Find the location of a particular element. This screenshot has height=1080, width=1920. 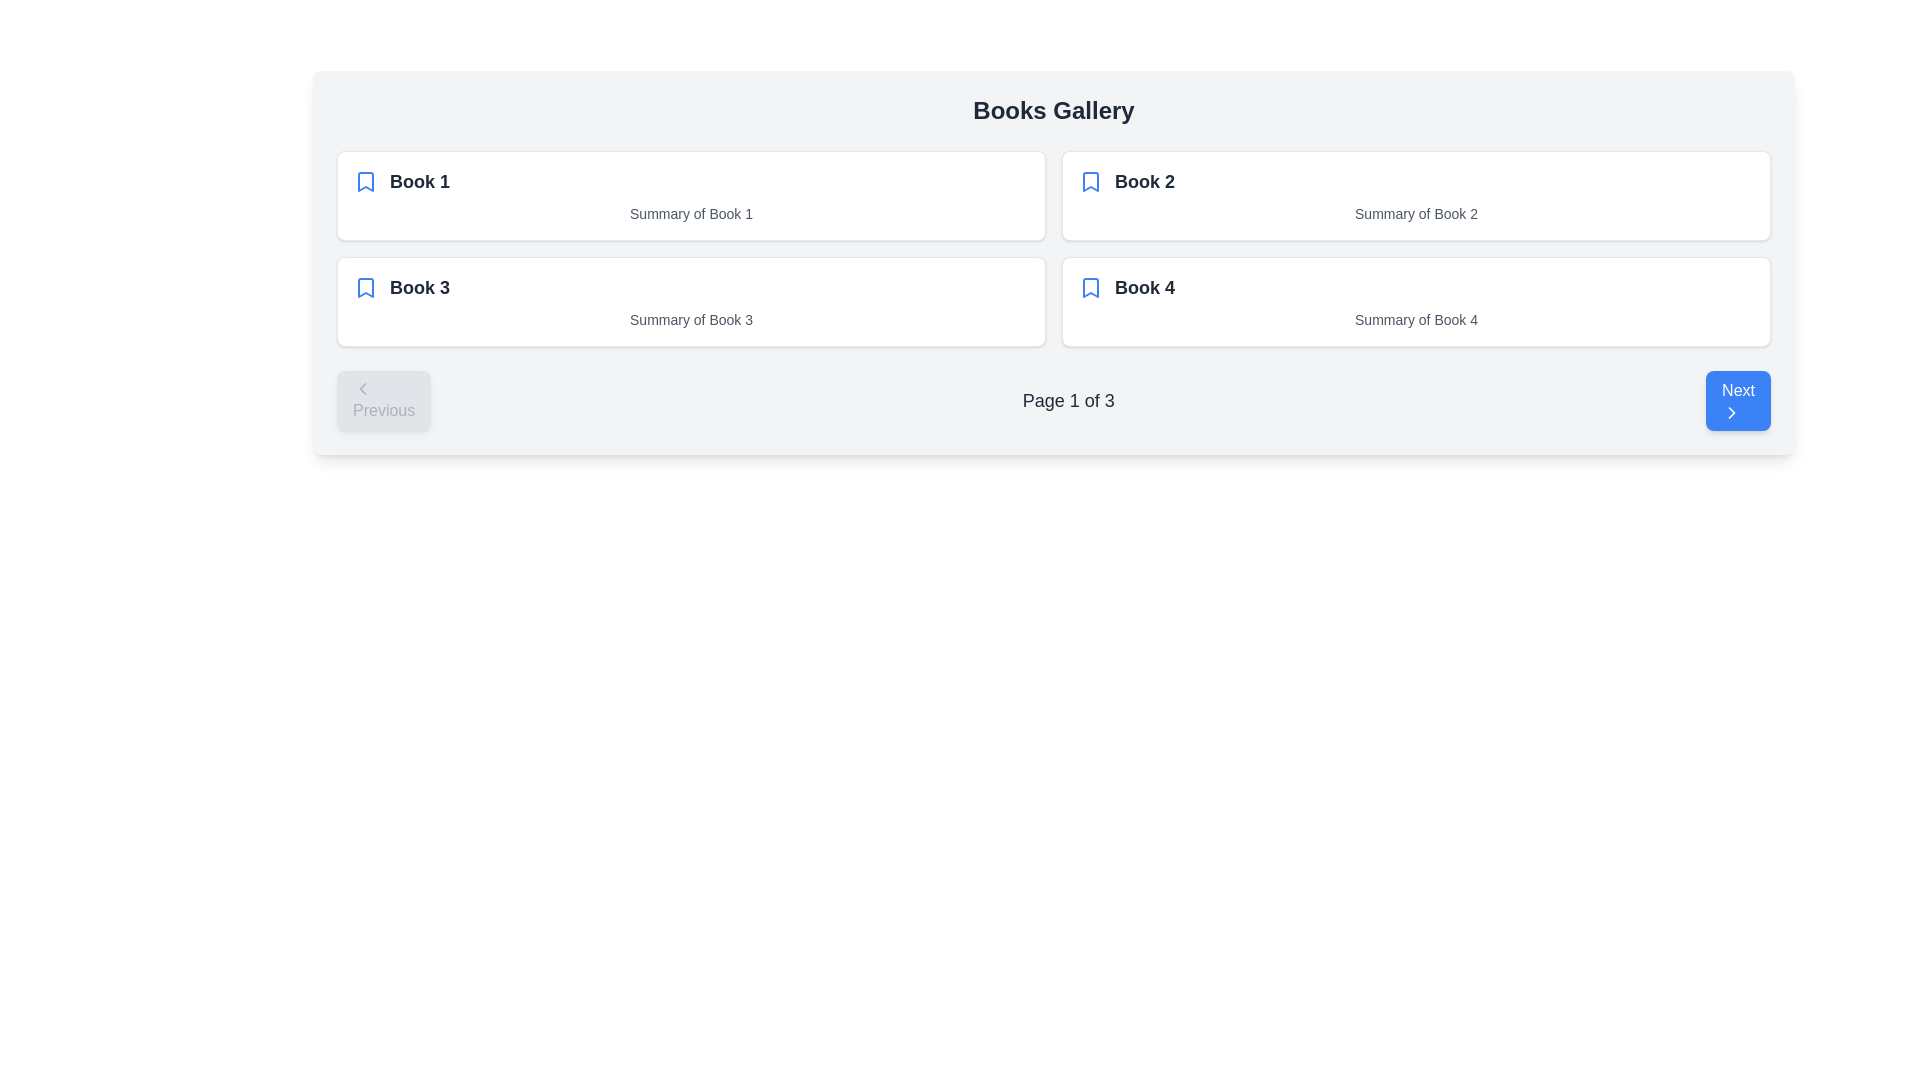

the bookmark icon located in the left column of the grid layout within the second item labeled 'Book 3.' is located at coordinates (365, 288).